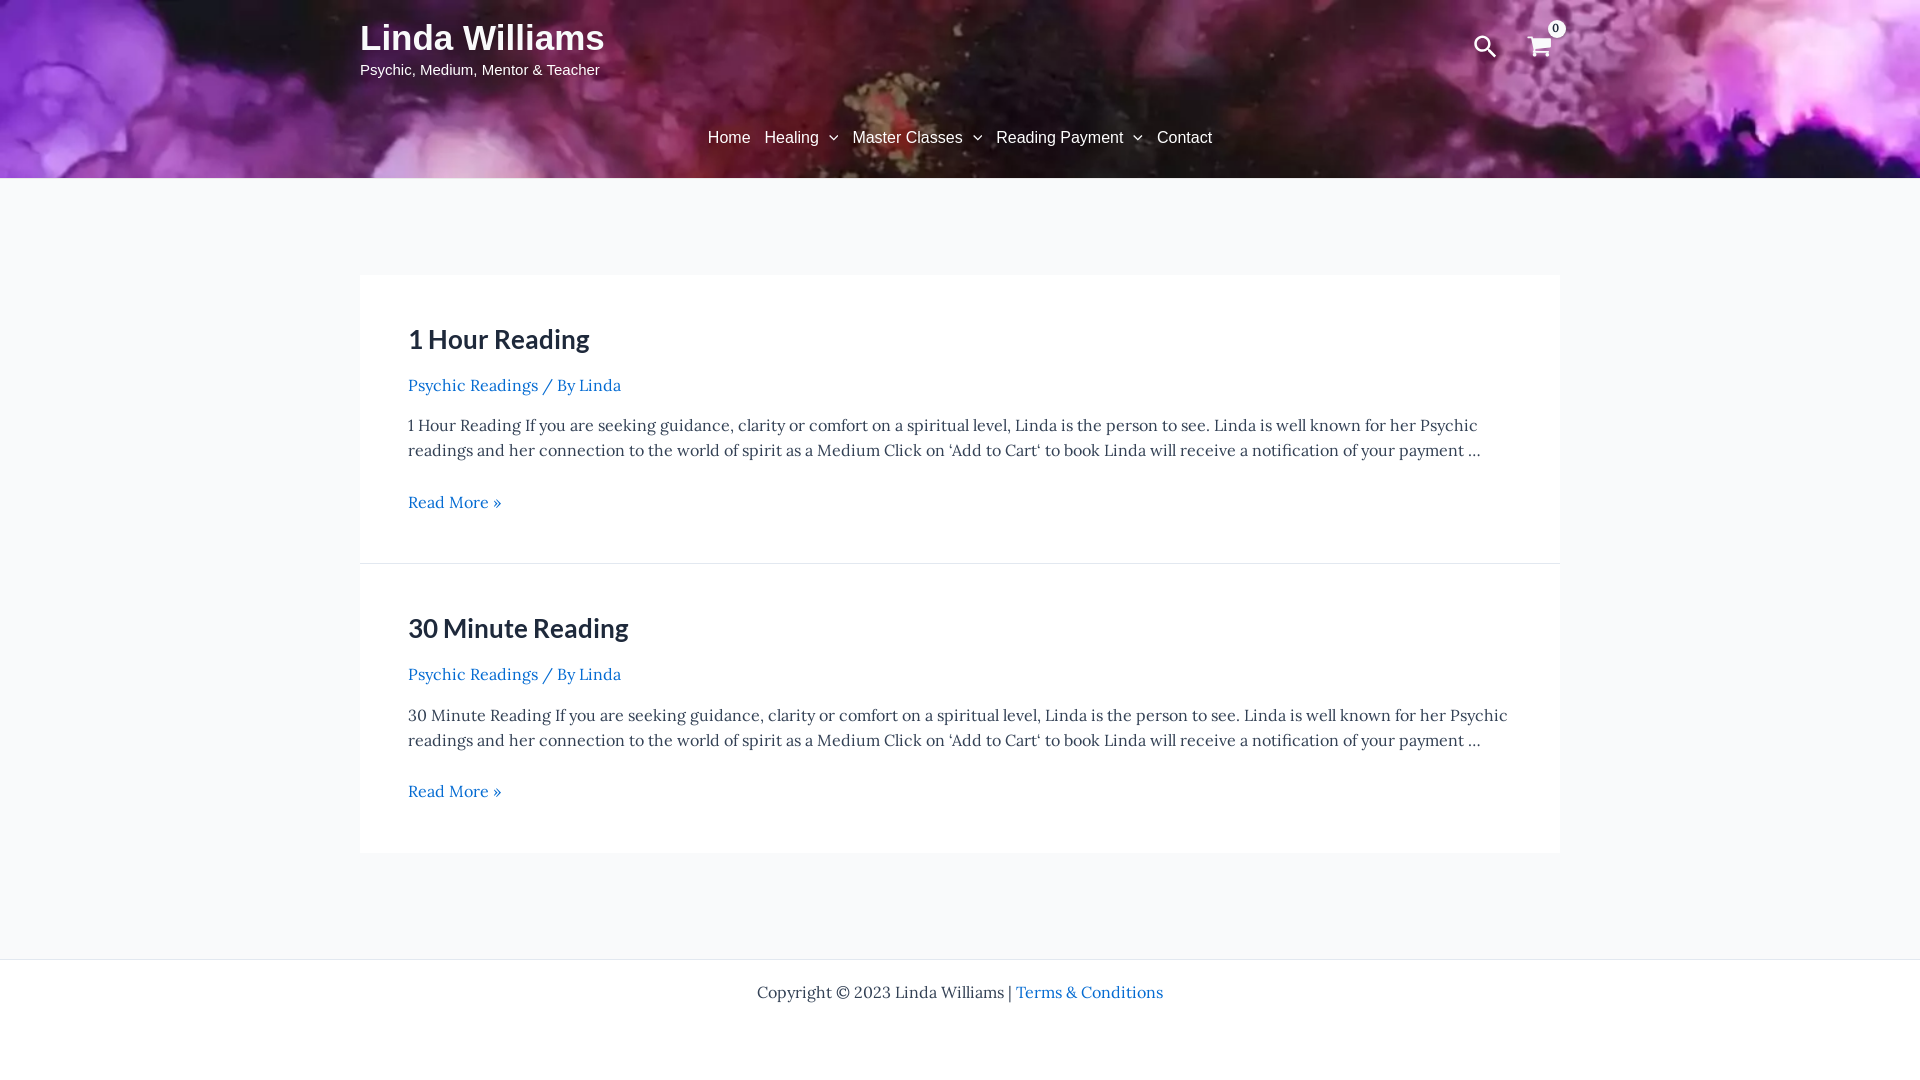 The width and height of the screenshot is (1920, 1080). What do you see at coordinates (599, 674) in the screenshot?
I see `'Linda'` at bounding box center [599, 674].